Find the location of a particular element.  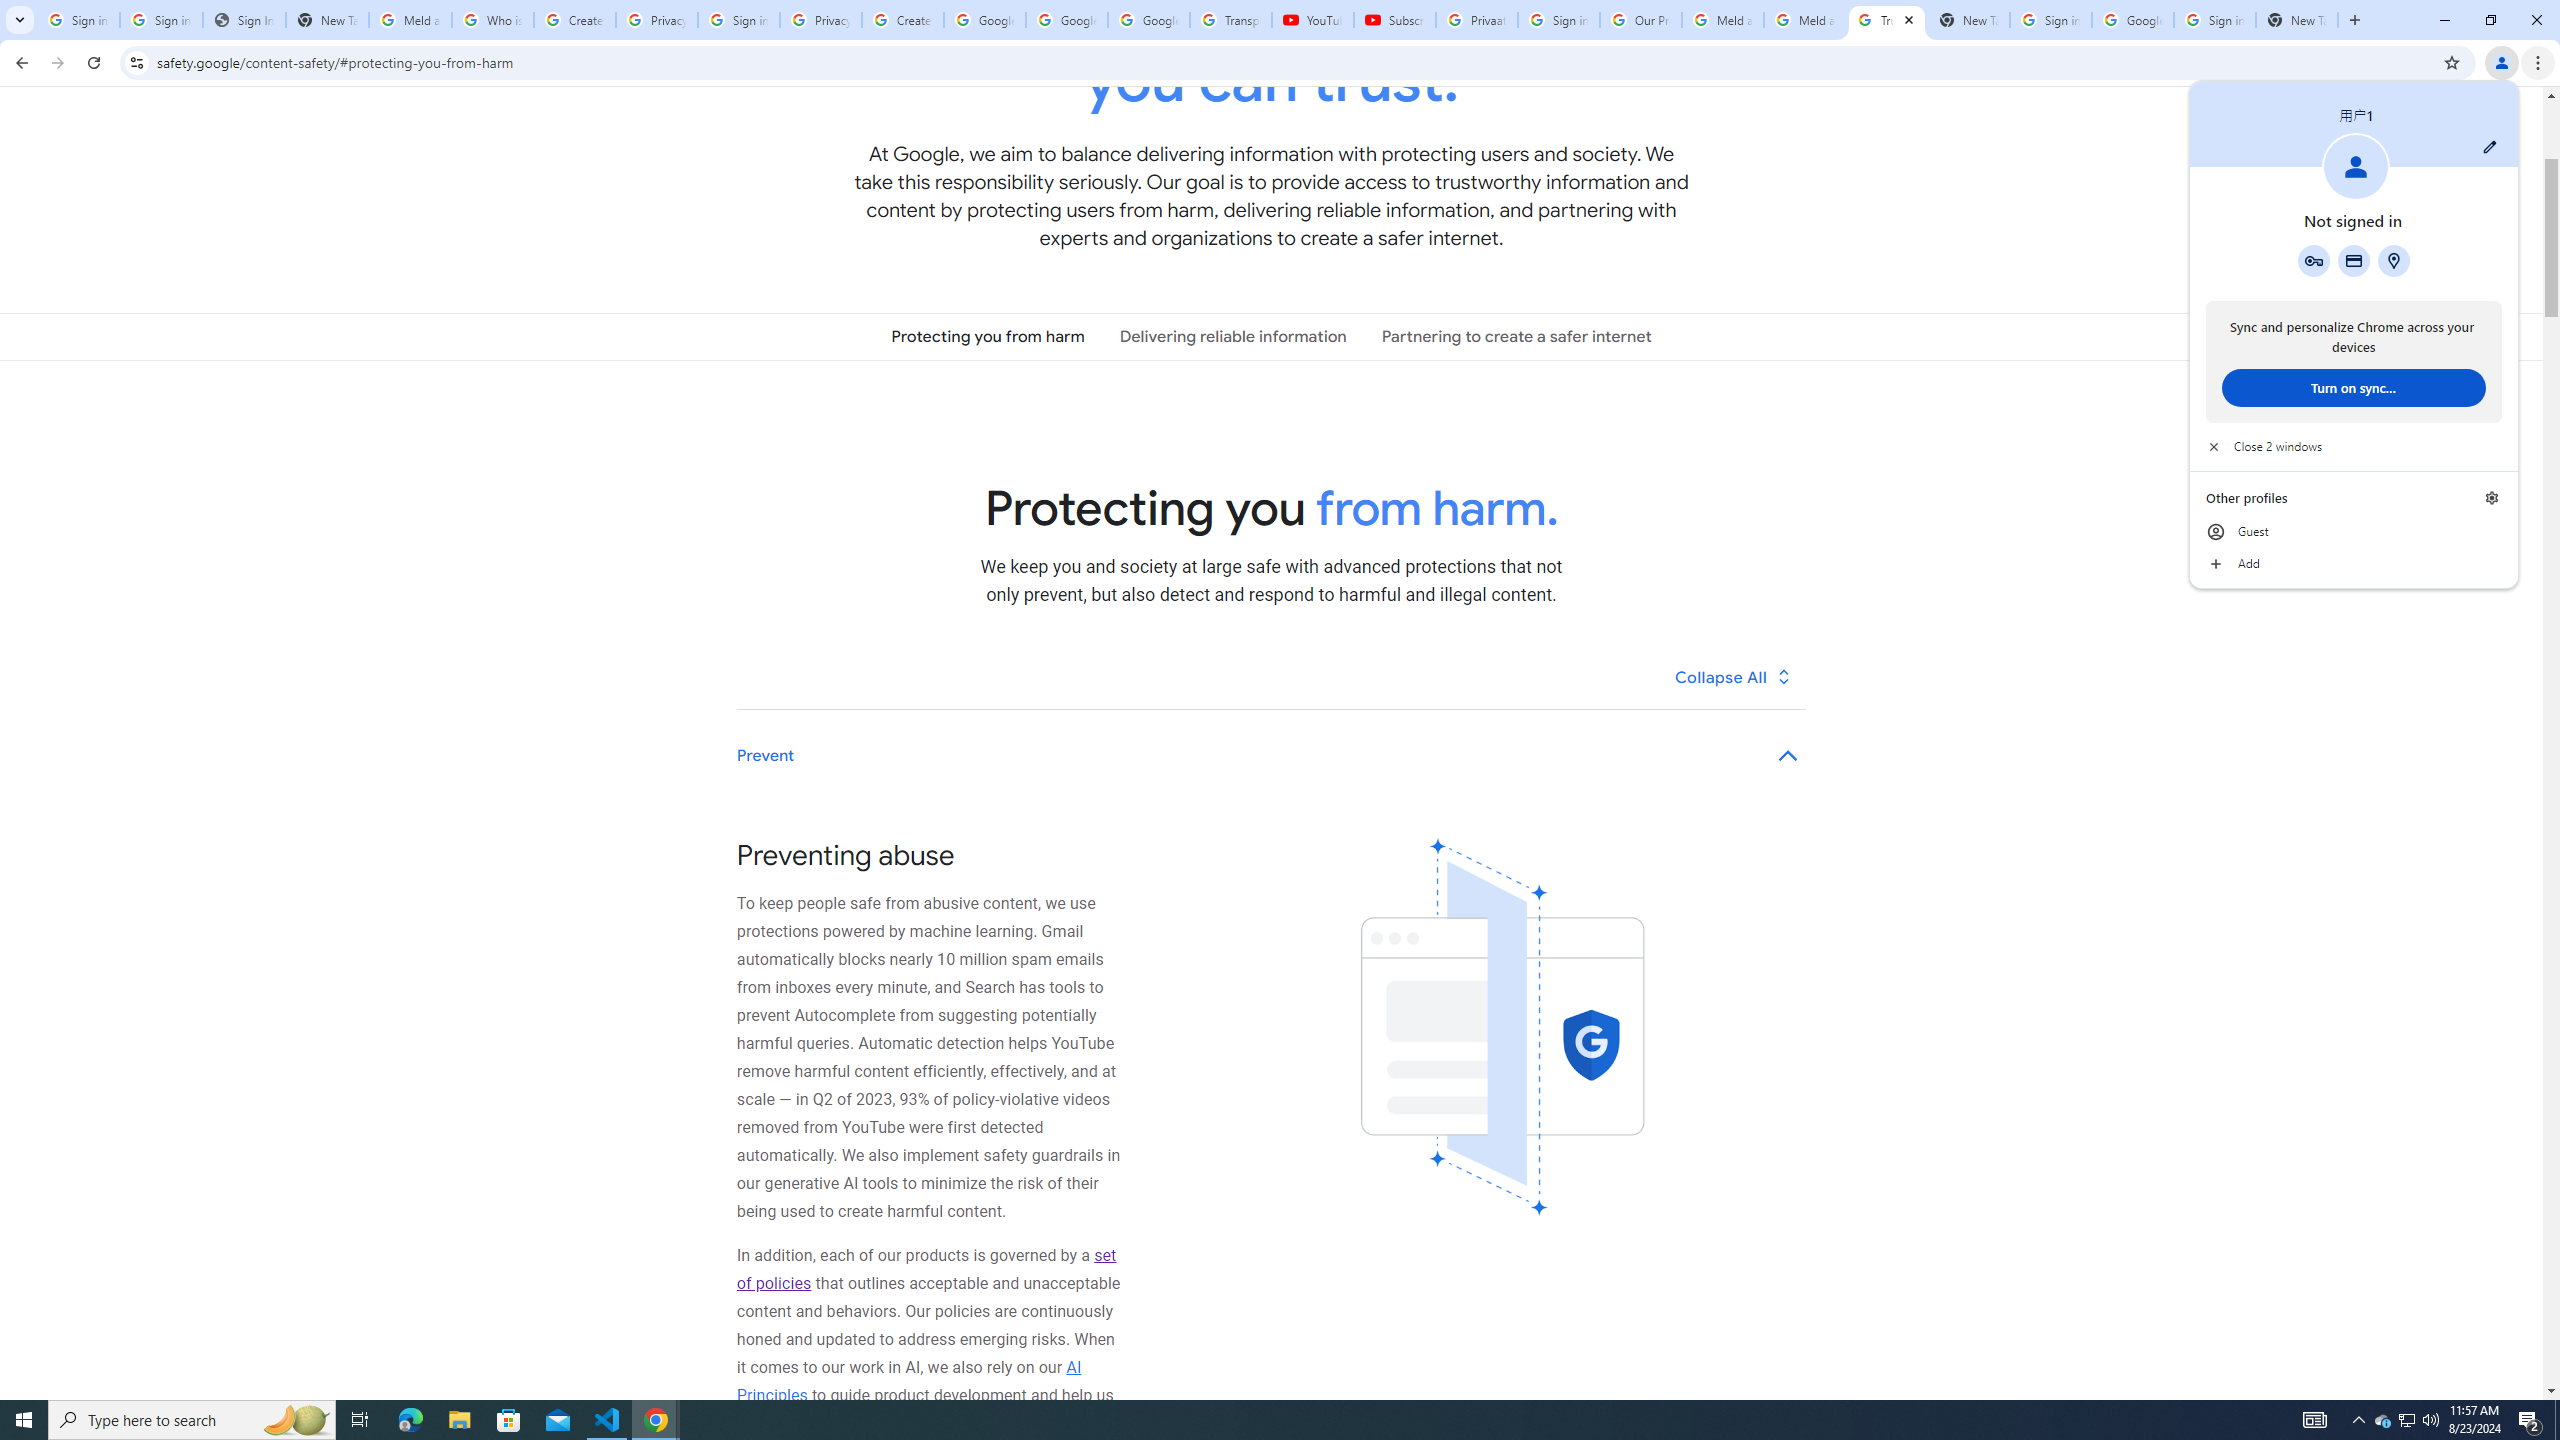

'Sign in - Google Accounts' is located at coordinates (737, 19).